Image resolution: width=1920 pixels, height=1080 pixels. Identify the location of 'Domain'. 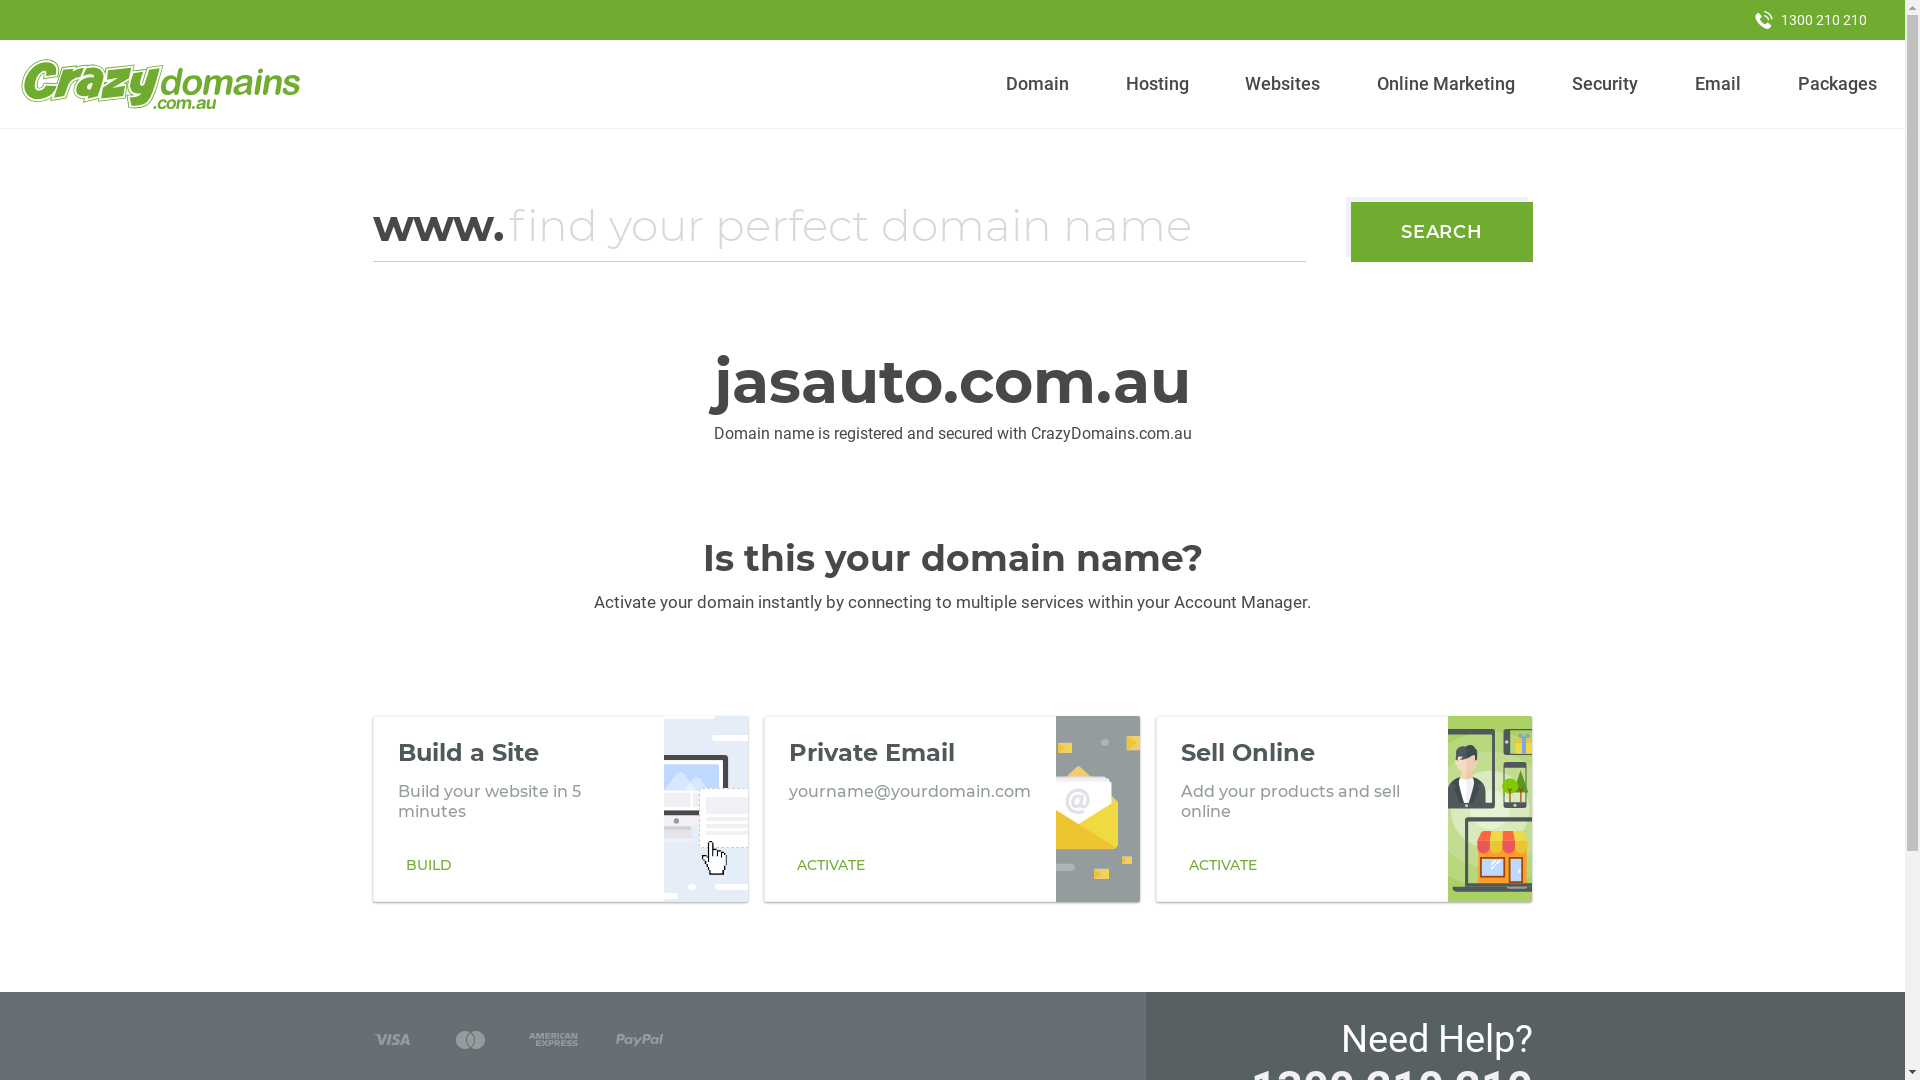
(1037, 83).